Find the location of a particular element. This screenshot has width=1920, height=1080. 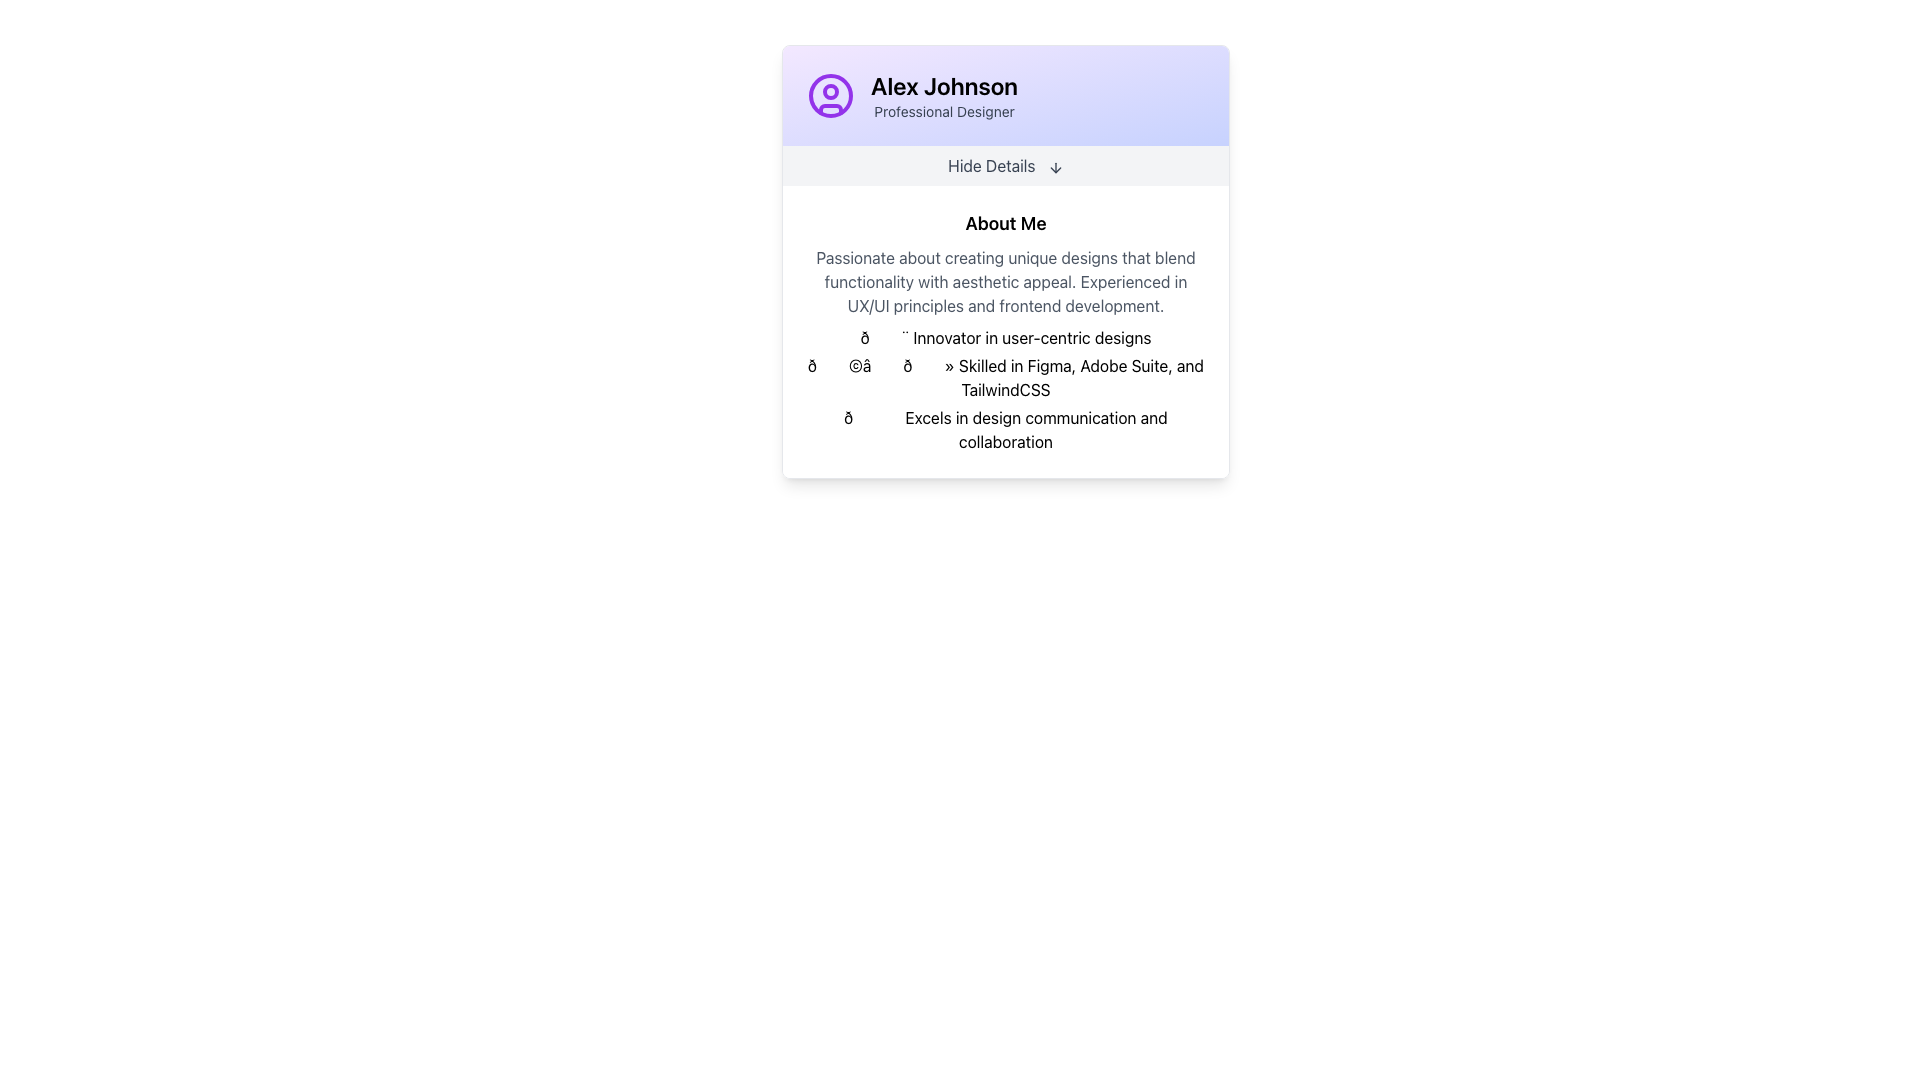

the outermost circular border of the user icon graphic located above the text 'Alex Johnson' and 'Professional Designer' is located at coordinates (830, 96).